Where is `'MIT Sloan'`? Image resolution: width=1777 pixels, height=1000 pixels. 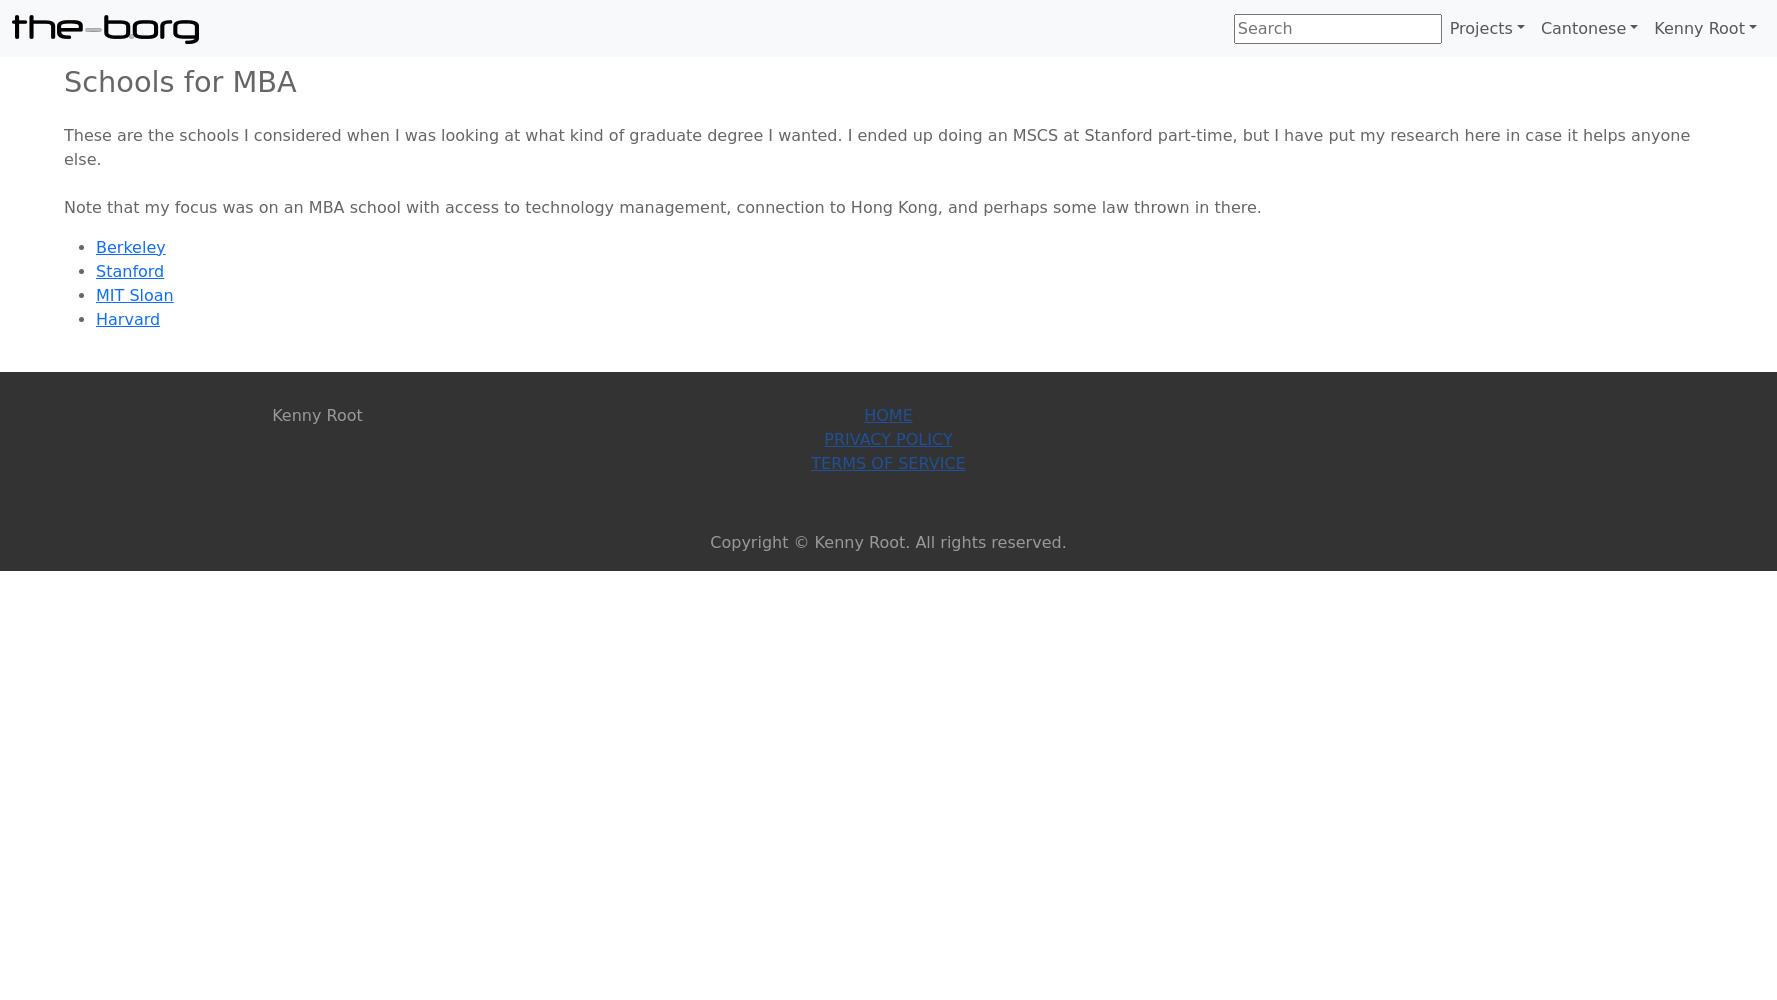 'MIT Sloan' is located at coordinates (95, 294).